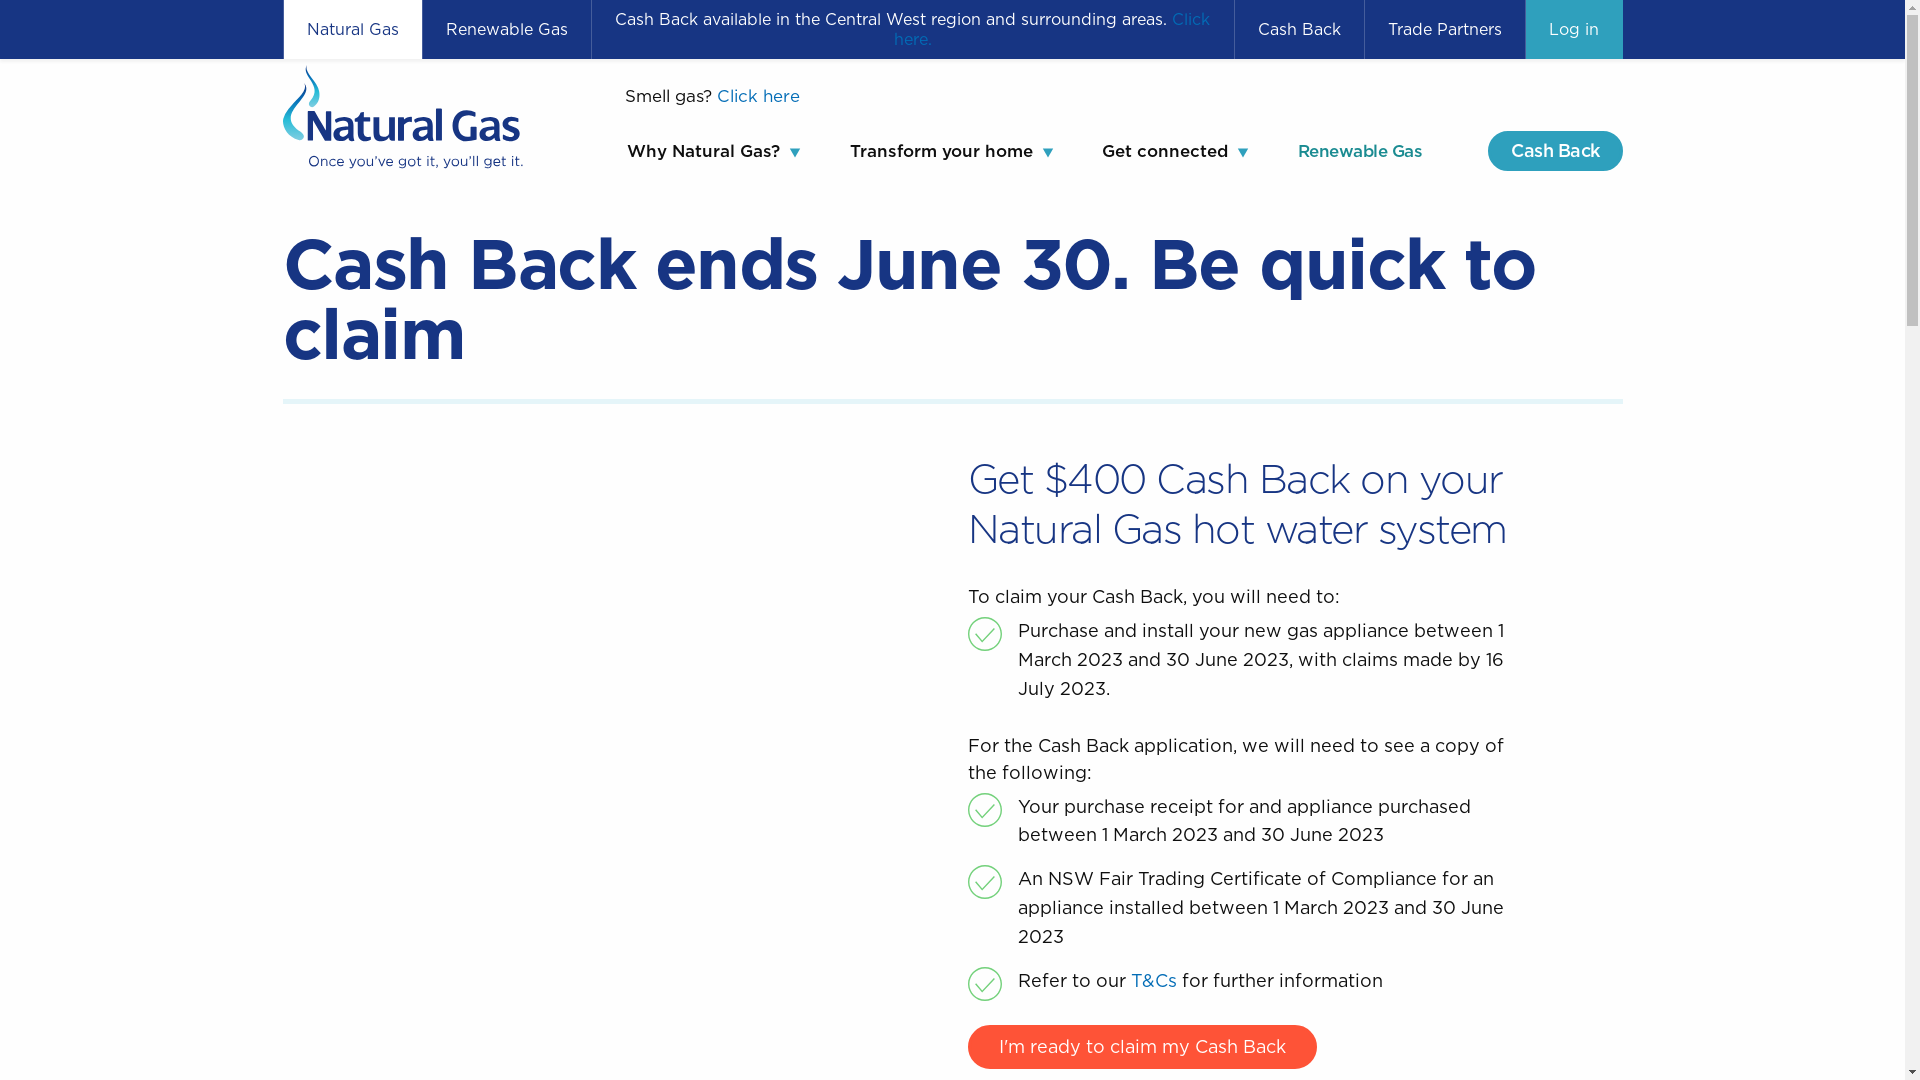 The width and height of the screenshot is (1920, 1080). What do you see at coordinates (1573, 29) in the screenshot?
I see `'Log in'` at bounding box center [1573, 29].